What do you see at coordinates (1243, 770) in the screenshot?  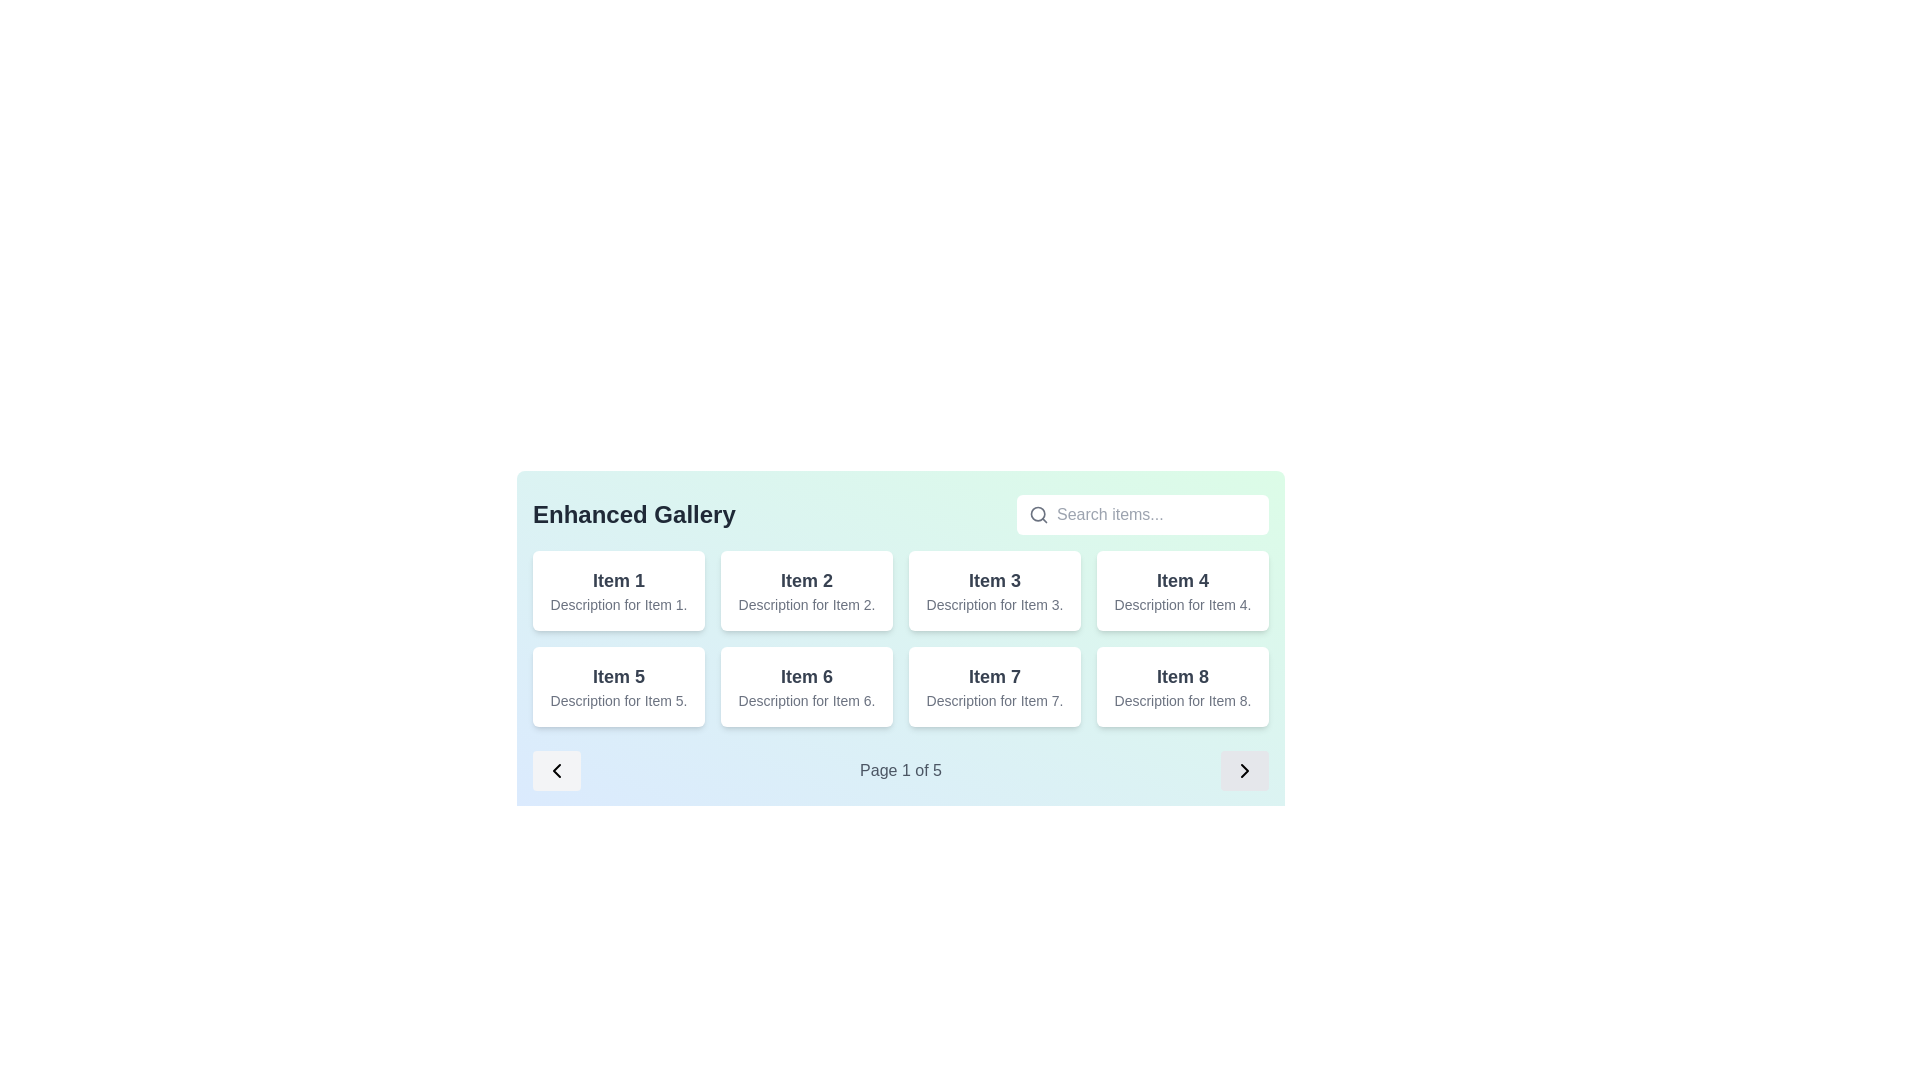 I see `the rightward chevron icon within the button located at the bottom-right corner of the gallery interface for interaction feedback` at bounding box center [1243, 770].